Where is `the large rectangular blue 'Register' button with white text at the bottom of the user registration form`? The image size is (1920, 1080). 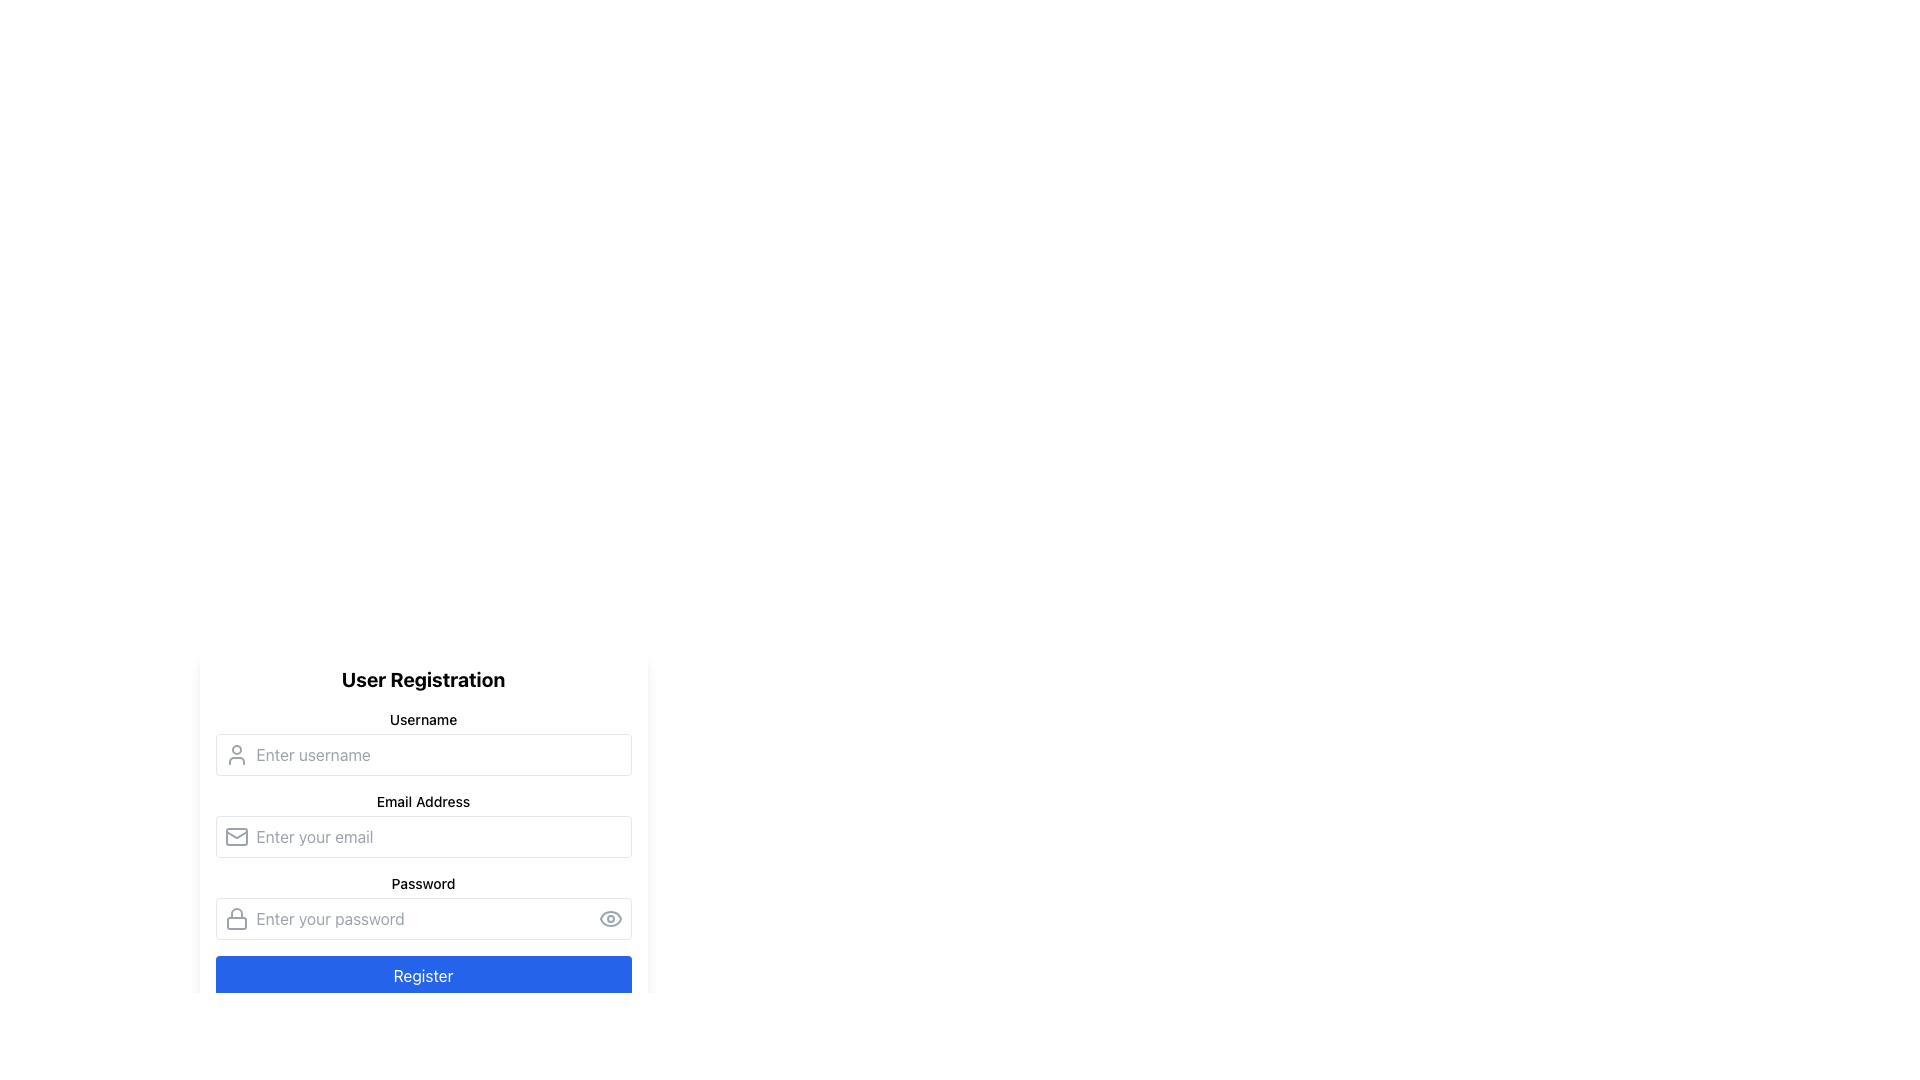 the large rectangular blue 'Register' button with white text at the bottom of the user registration form is located at coordinates (422, 974).